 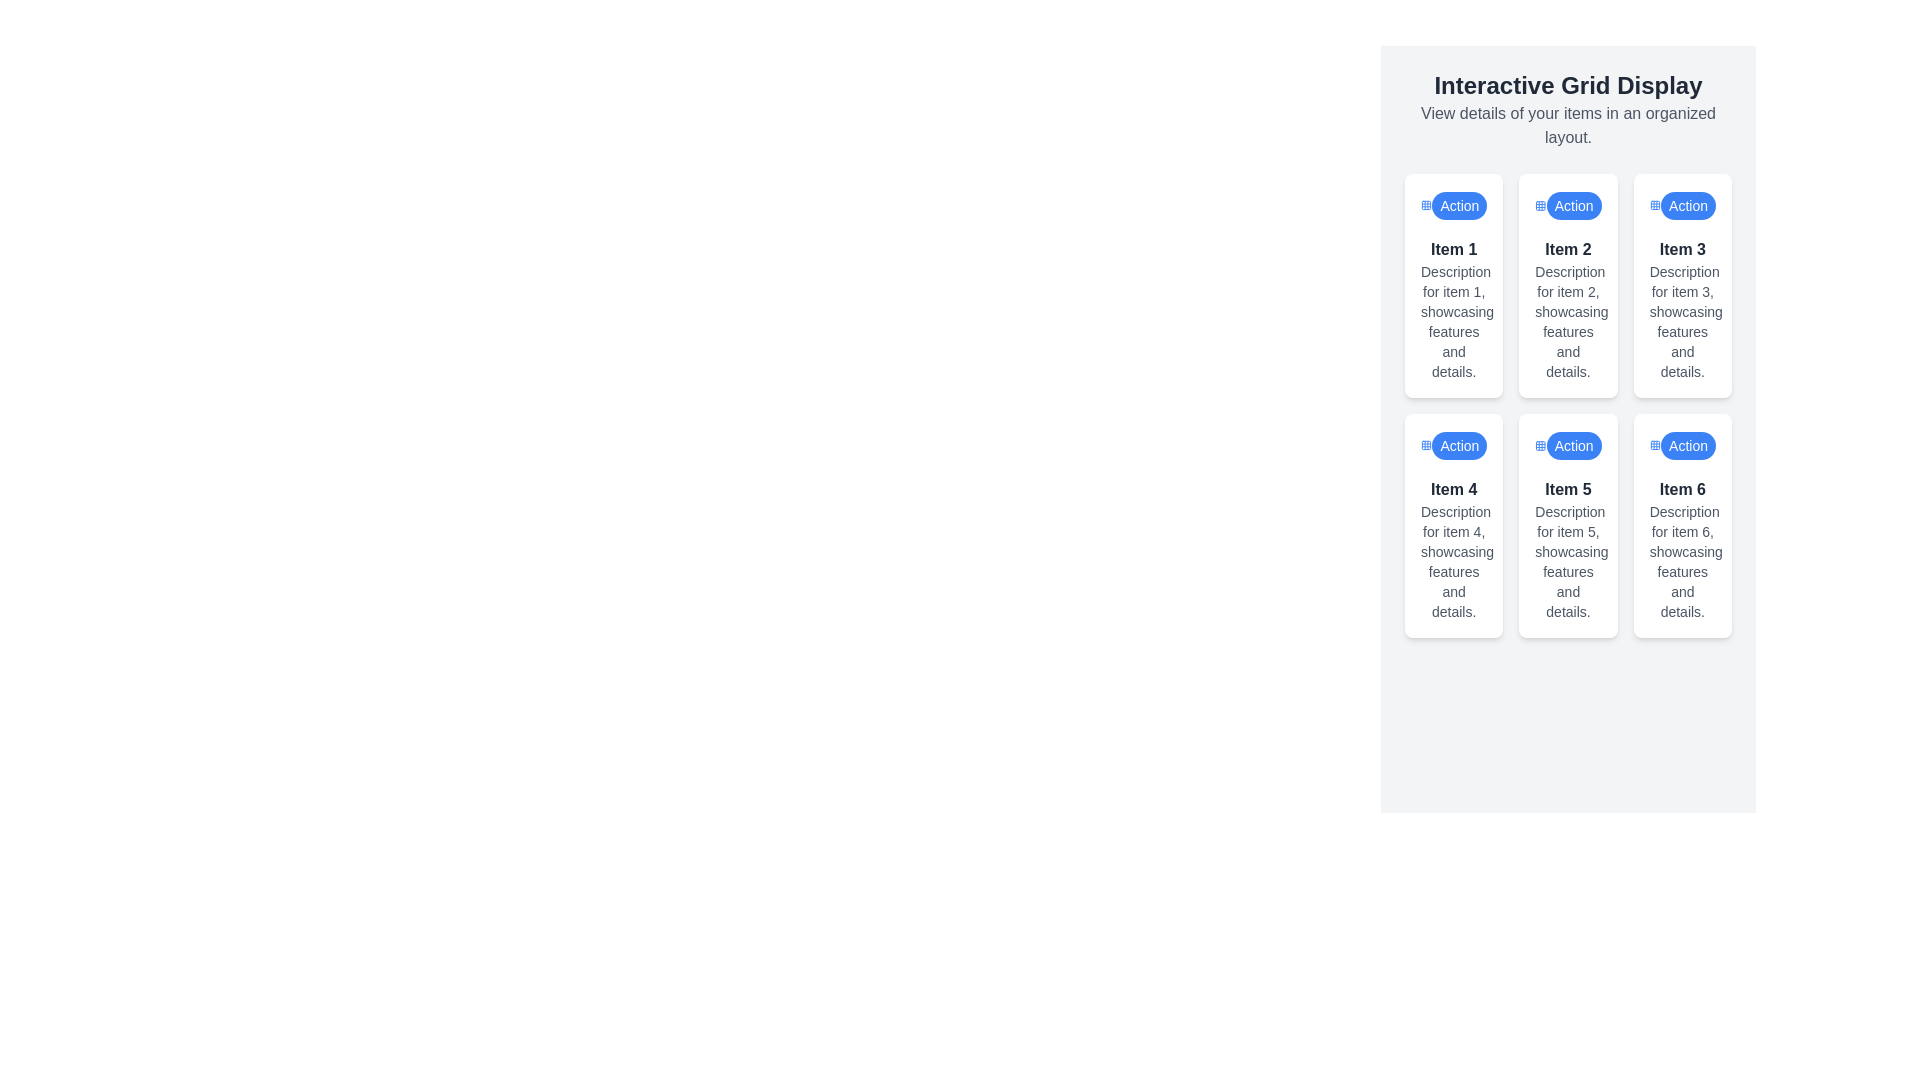 What do you see at coordinates (1687, 205) in the screenshot?
I see `the rounded rectangular button labeled 'Action' with a blue background located in the top-right corner of the third card to activate the hover effect` at bounding box center [1687, 205].